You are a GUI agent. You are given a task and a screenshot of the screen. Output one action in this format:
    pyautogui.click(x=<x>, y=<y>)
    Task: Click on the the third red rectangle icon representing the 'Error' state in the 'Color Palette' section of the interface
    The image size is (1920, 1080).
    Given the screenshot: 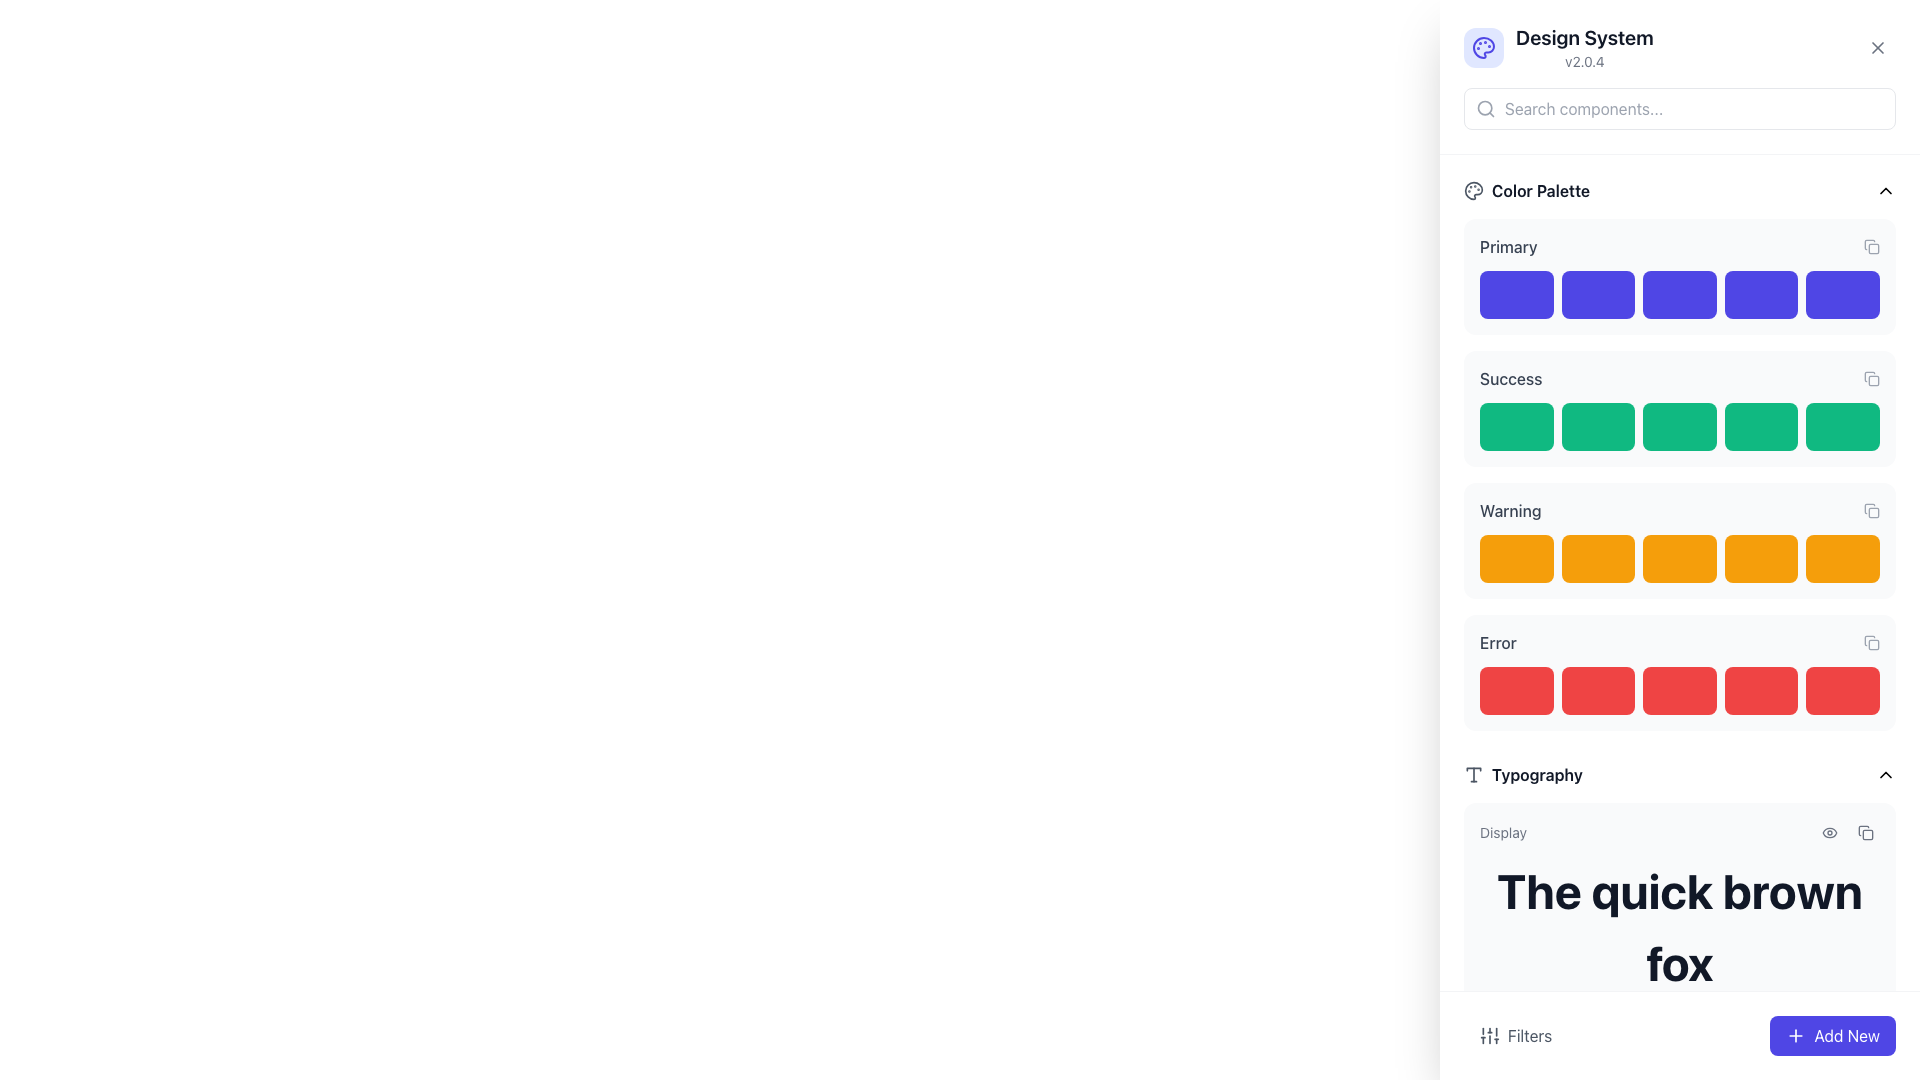 What is the action you would take?
    pyautogui.click(x=1680, y=689)
    